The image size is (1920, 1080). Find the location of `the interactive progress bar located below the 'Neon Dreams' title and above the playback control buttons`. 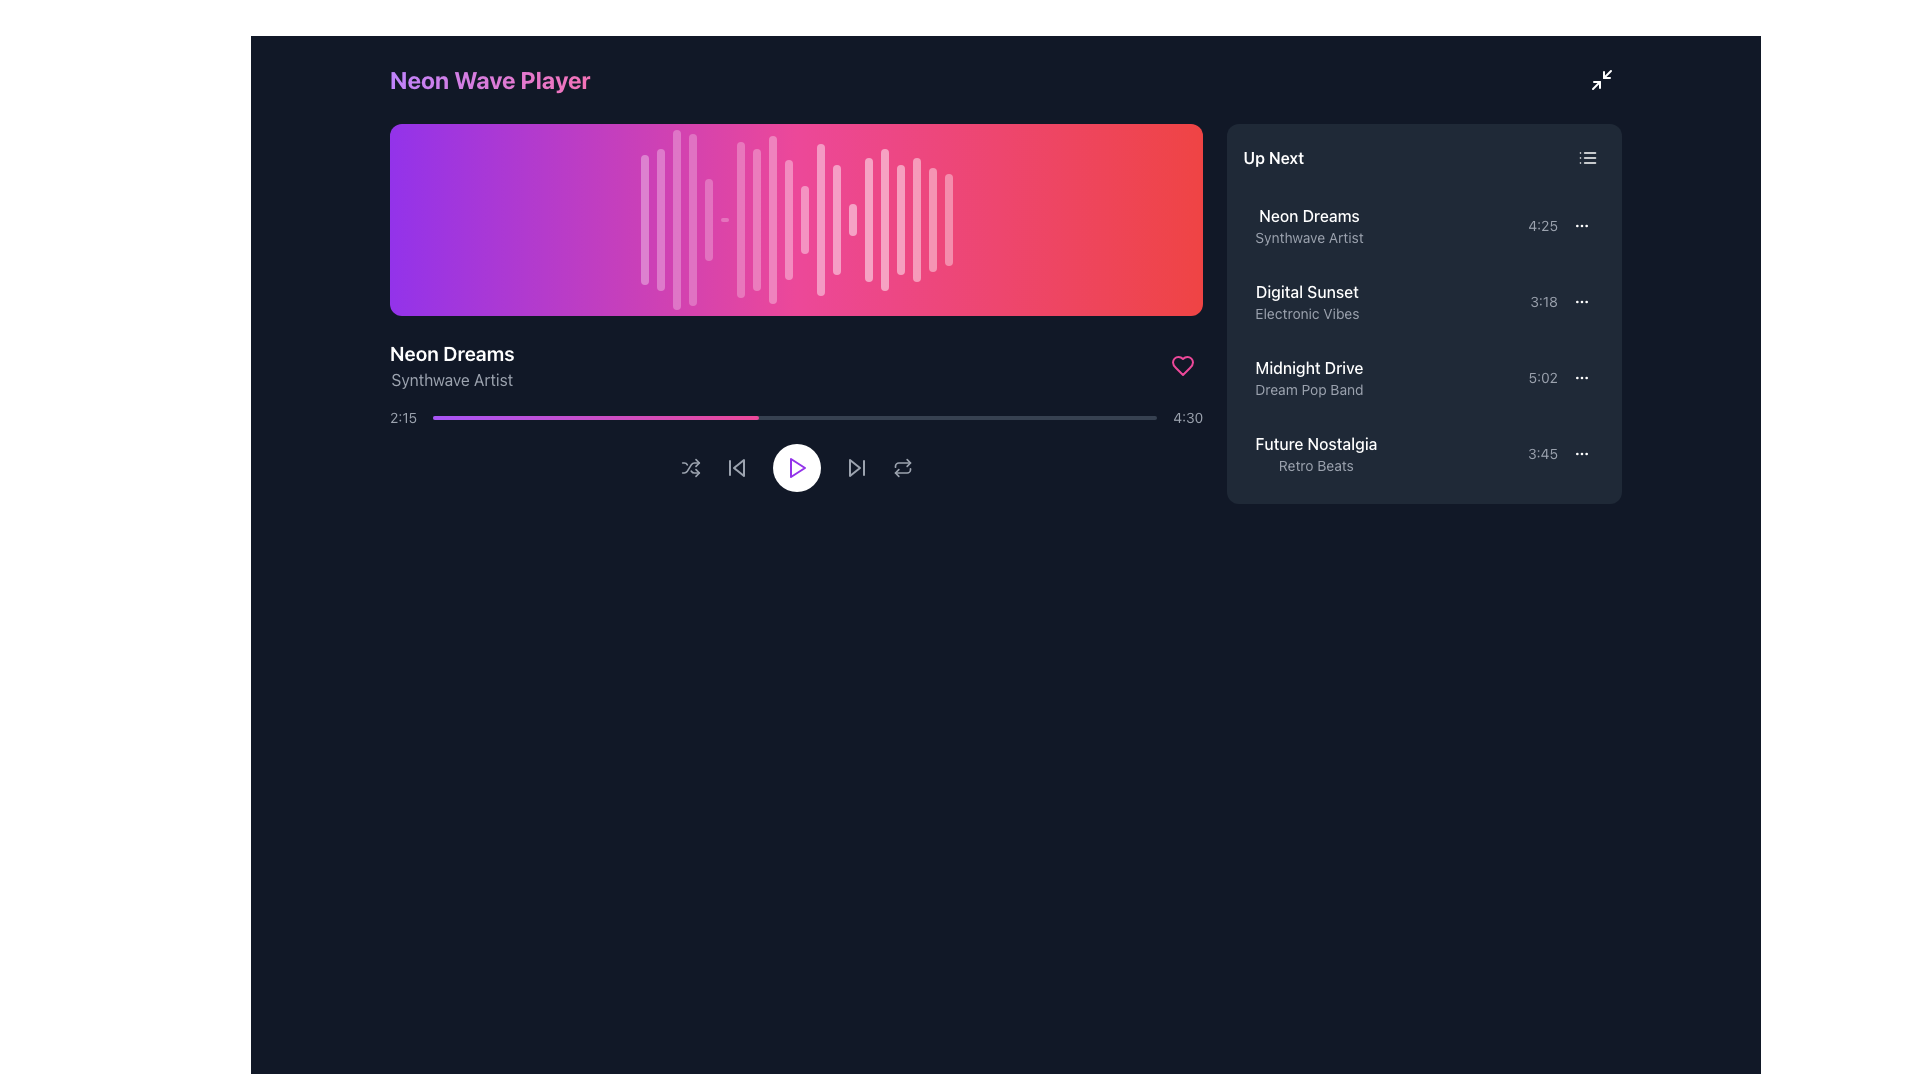

the interactive progress bar located below the 'Neon Dreams' title and above the playback control buttons is located at coordinates (795, 416).